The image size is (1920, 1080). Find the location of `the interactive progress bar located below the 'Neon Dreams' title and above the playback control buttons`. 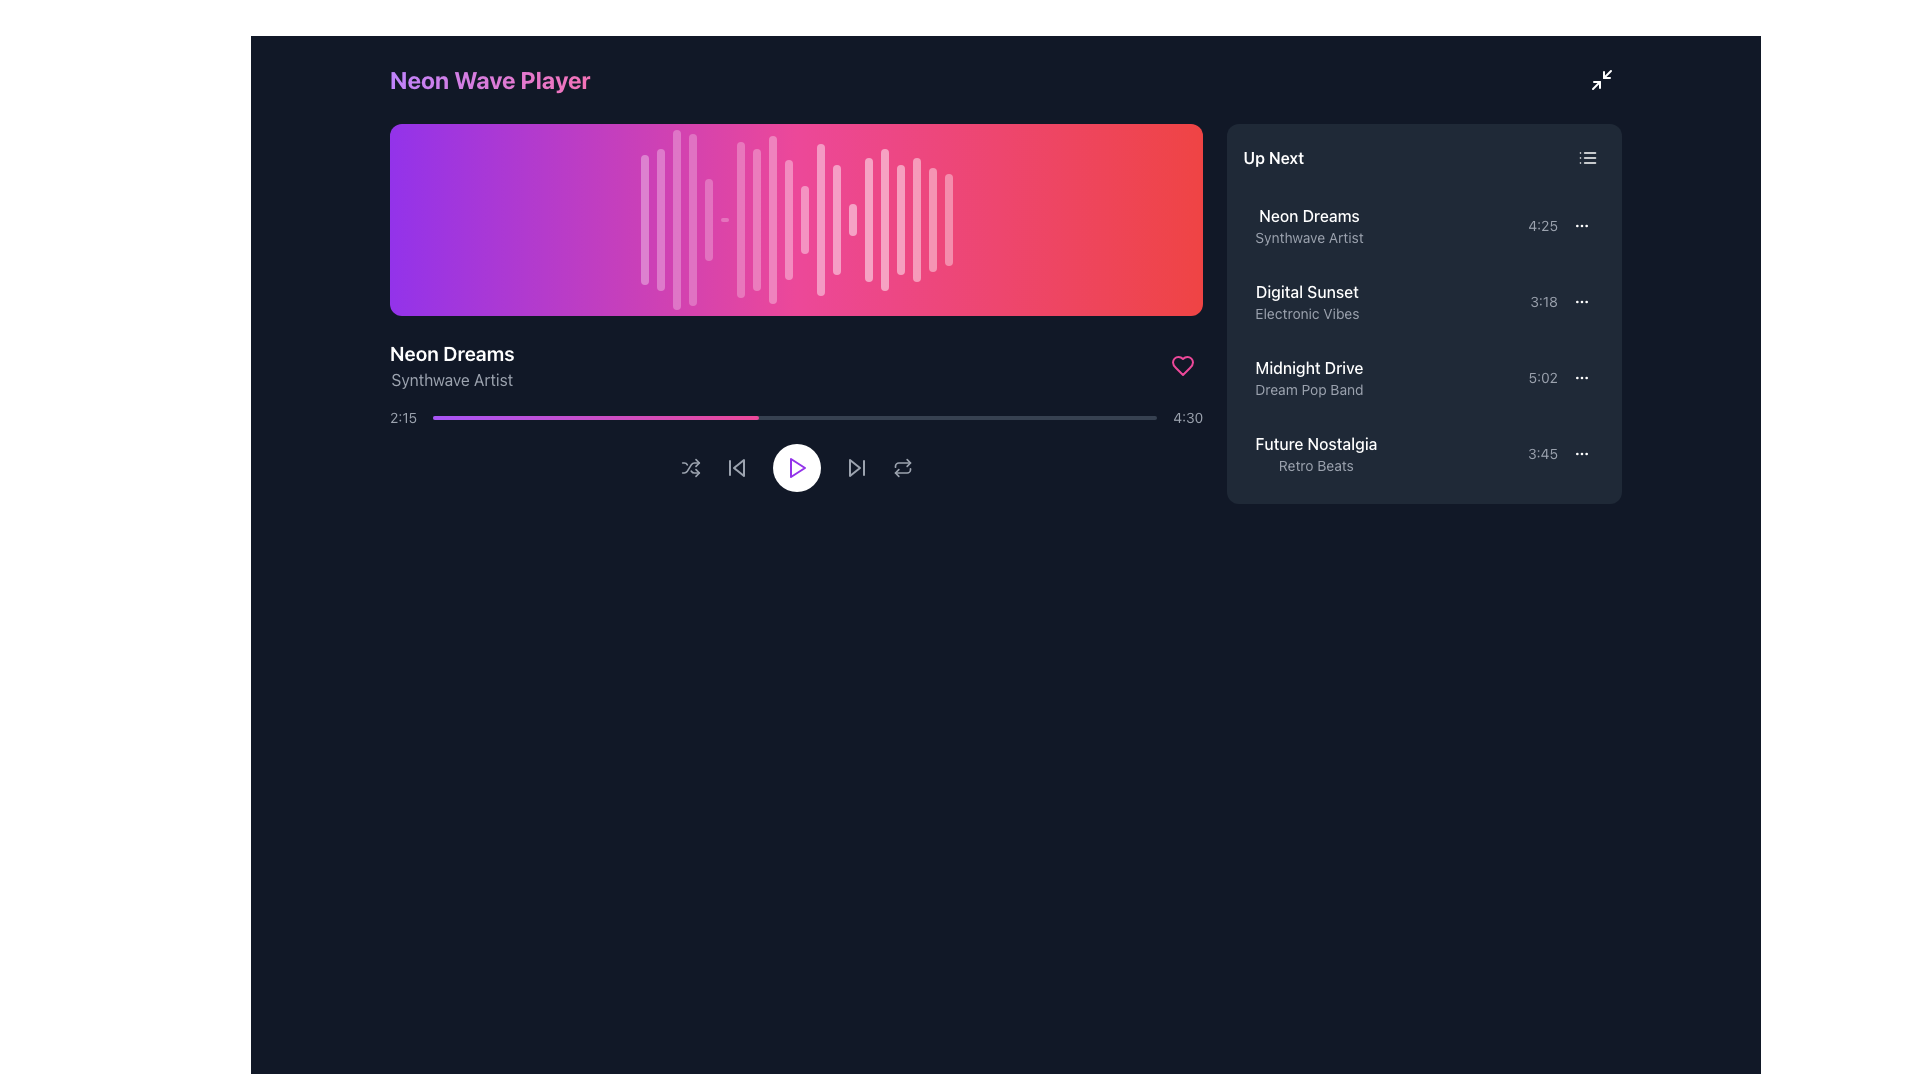

the interactive progress bar located below the 'Neon Dreams' title and above the playback control buttons is located at coordinates (795, 416).